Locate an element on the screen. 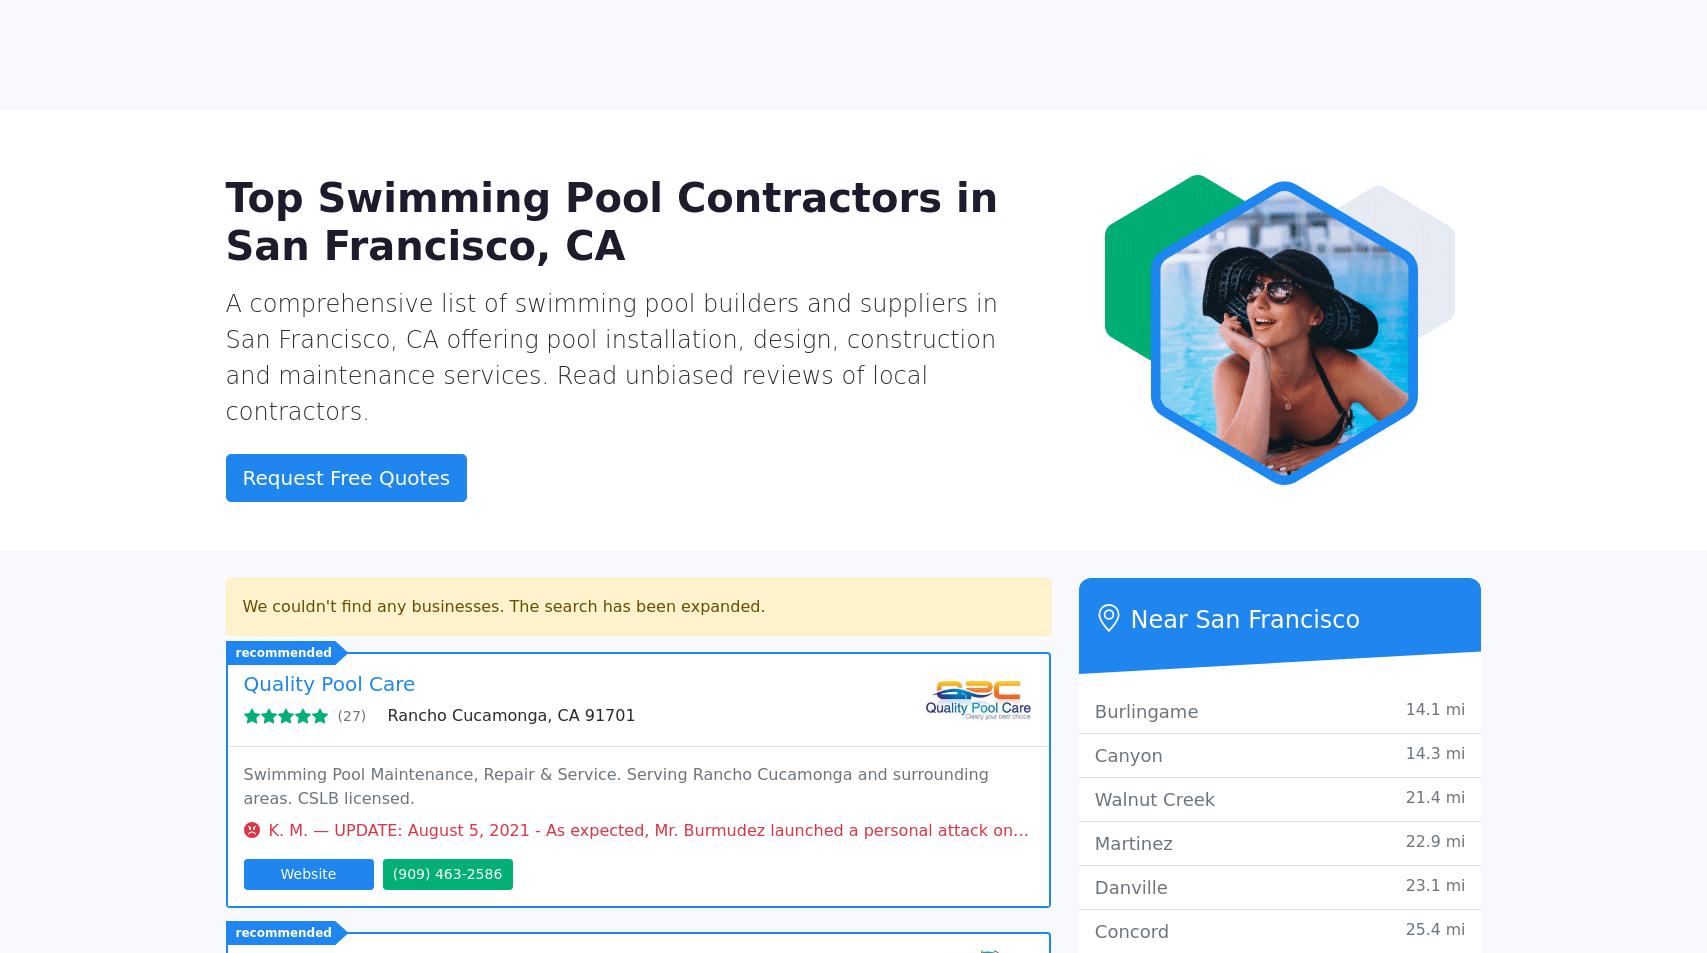 Image resolution: width=1707 pixels, height=953 pixels. 'Swimming Pool Cleaning' is located at coordinates (1203, 259).